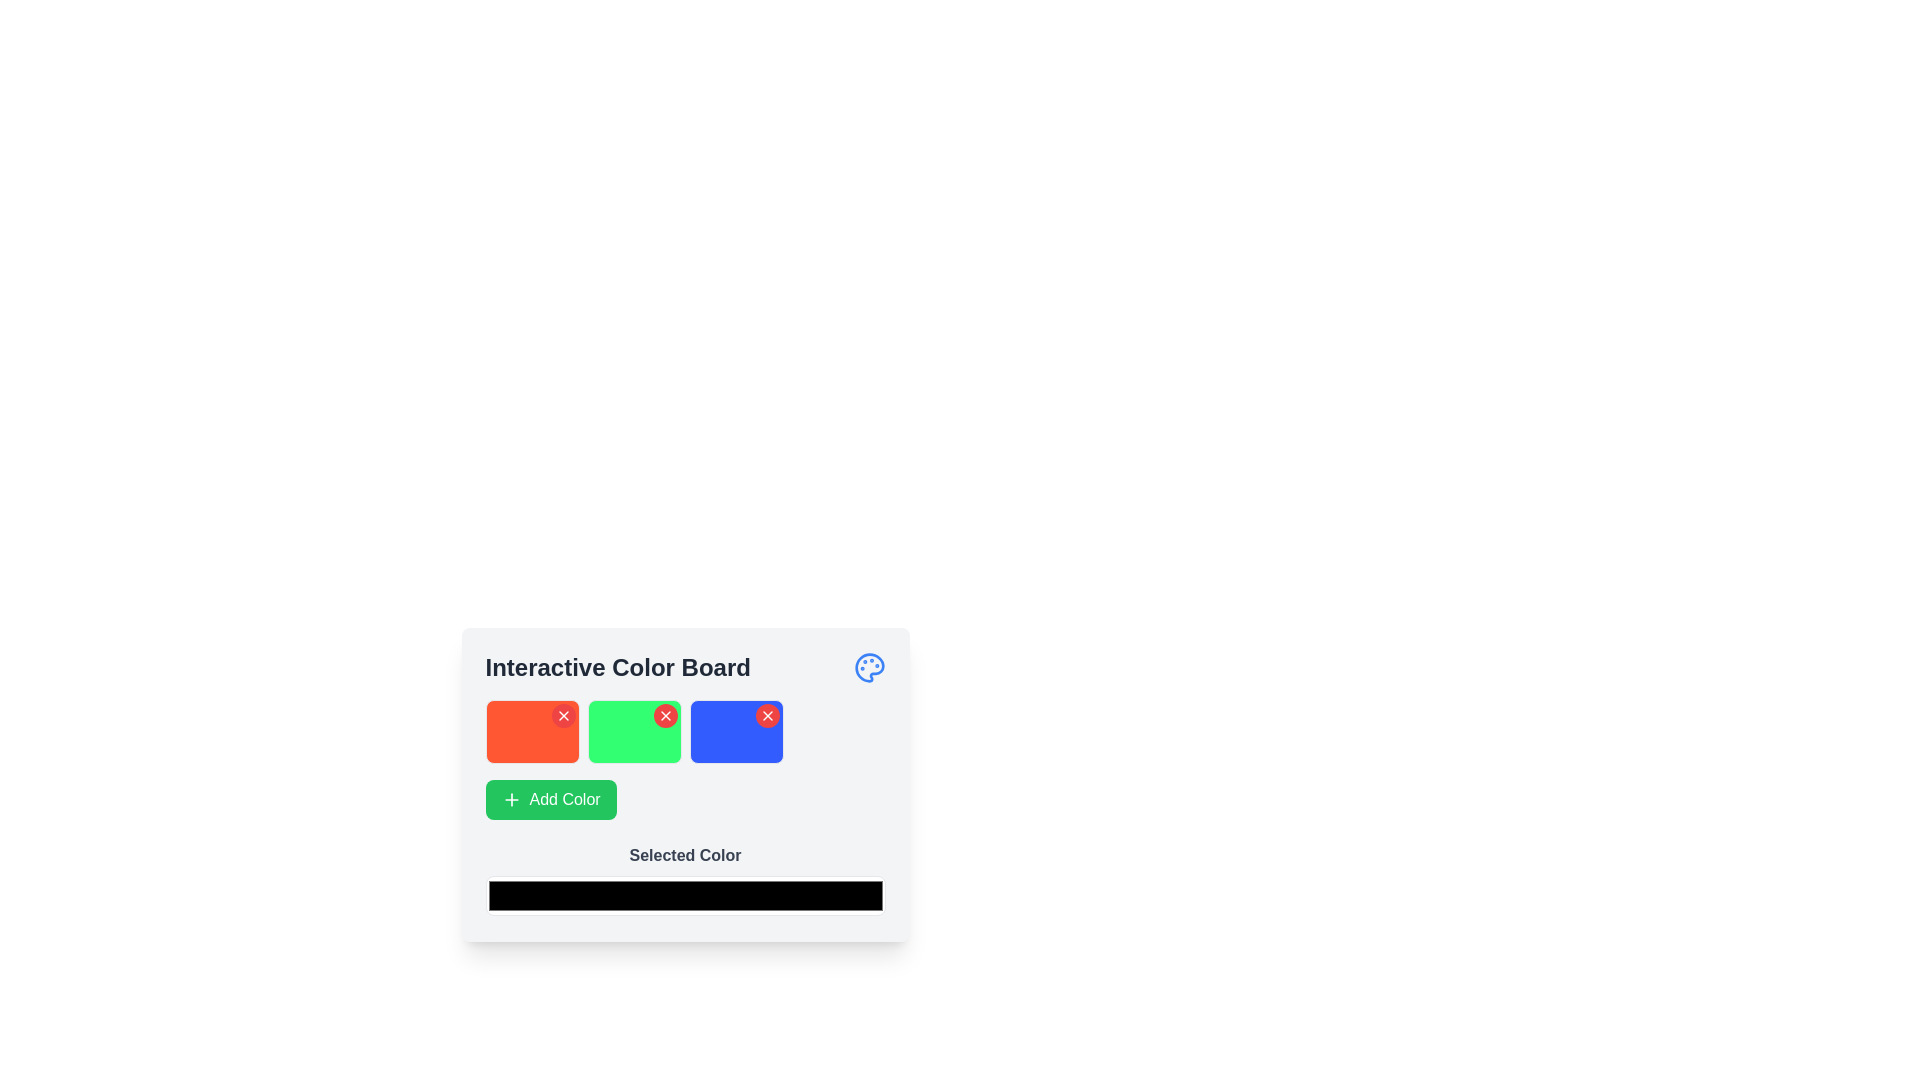  What do you see at coordinates (562, 715) in the screenshot?
I see `the close button located at the top-right corner of the red card` at bounding box center [562, 715].